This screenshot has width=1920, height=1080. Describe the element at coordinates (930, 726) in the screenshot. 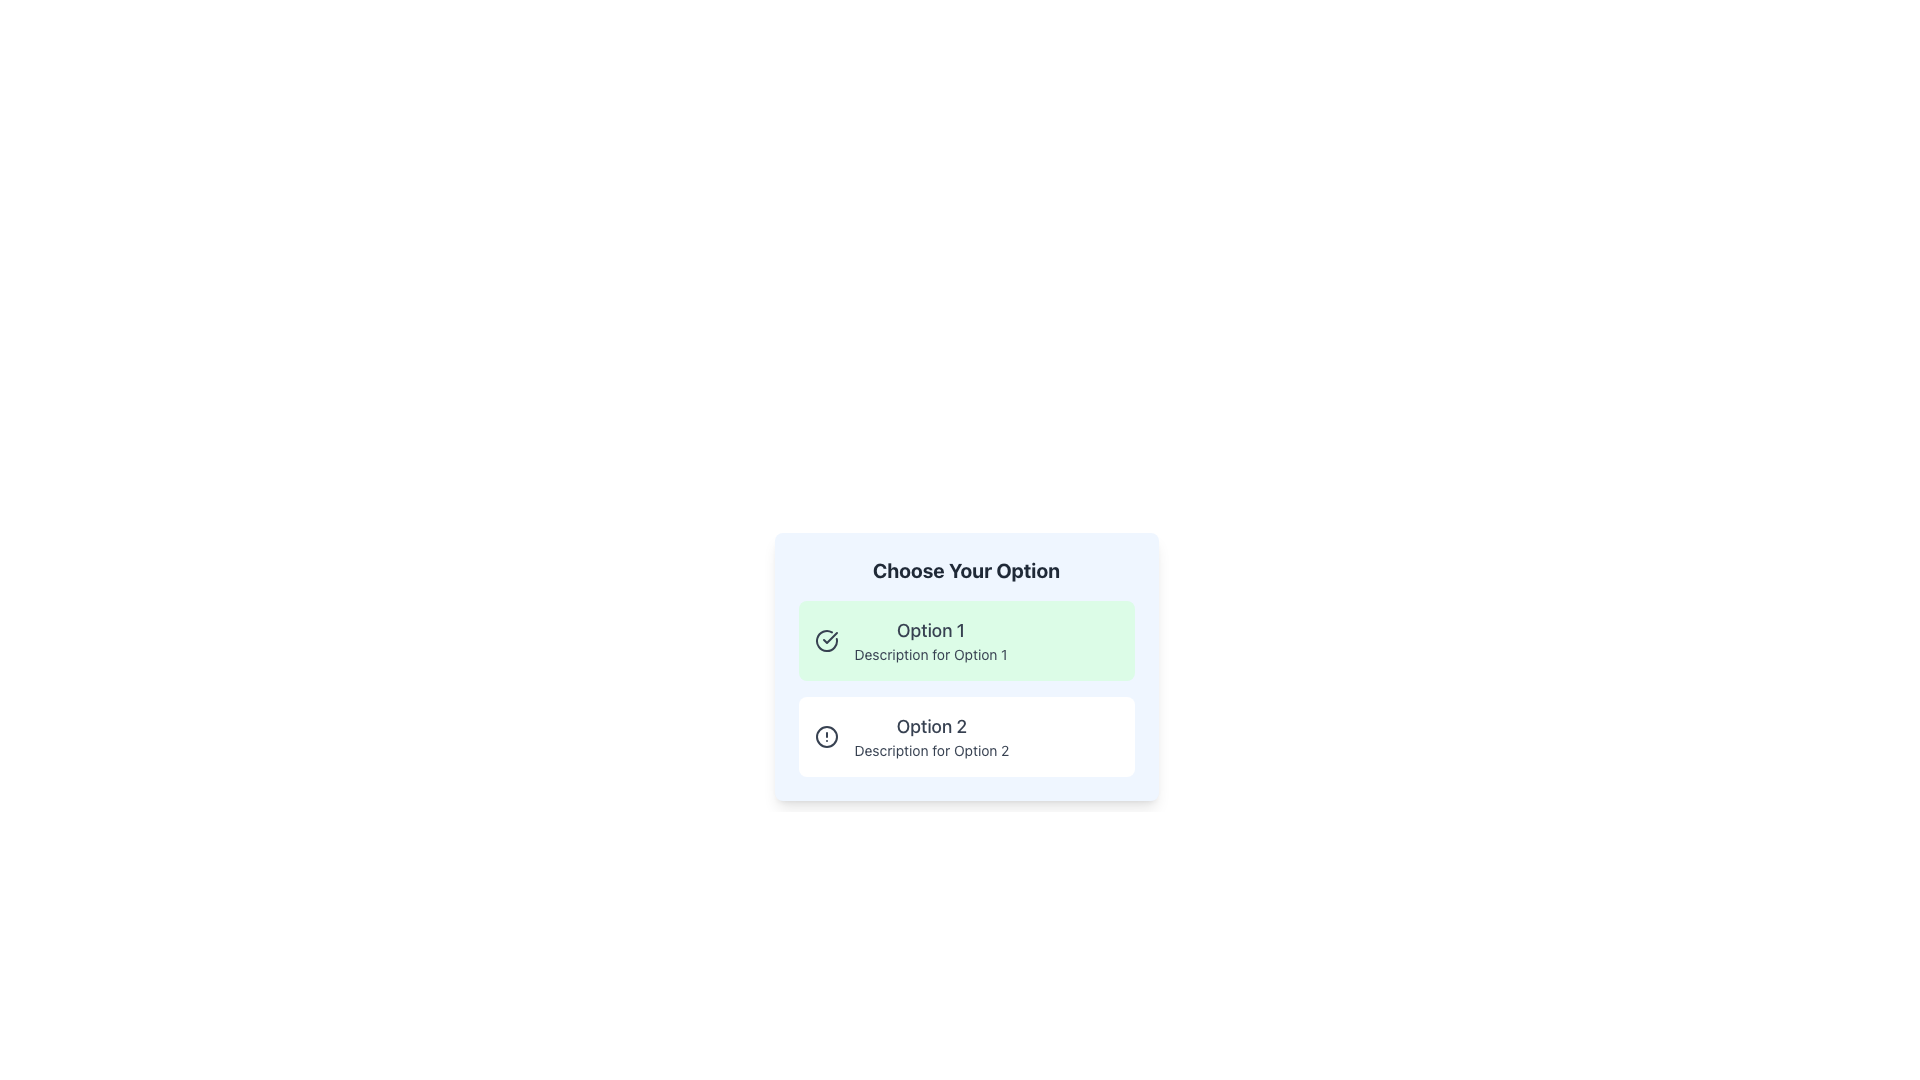

I see `the text label reading 'Option 2', which is styled in bold and medium font size, located within the list of options labeled 'Choose Your Option'` at that location.